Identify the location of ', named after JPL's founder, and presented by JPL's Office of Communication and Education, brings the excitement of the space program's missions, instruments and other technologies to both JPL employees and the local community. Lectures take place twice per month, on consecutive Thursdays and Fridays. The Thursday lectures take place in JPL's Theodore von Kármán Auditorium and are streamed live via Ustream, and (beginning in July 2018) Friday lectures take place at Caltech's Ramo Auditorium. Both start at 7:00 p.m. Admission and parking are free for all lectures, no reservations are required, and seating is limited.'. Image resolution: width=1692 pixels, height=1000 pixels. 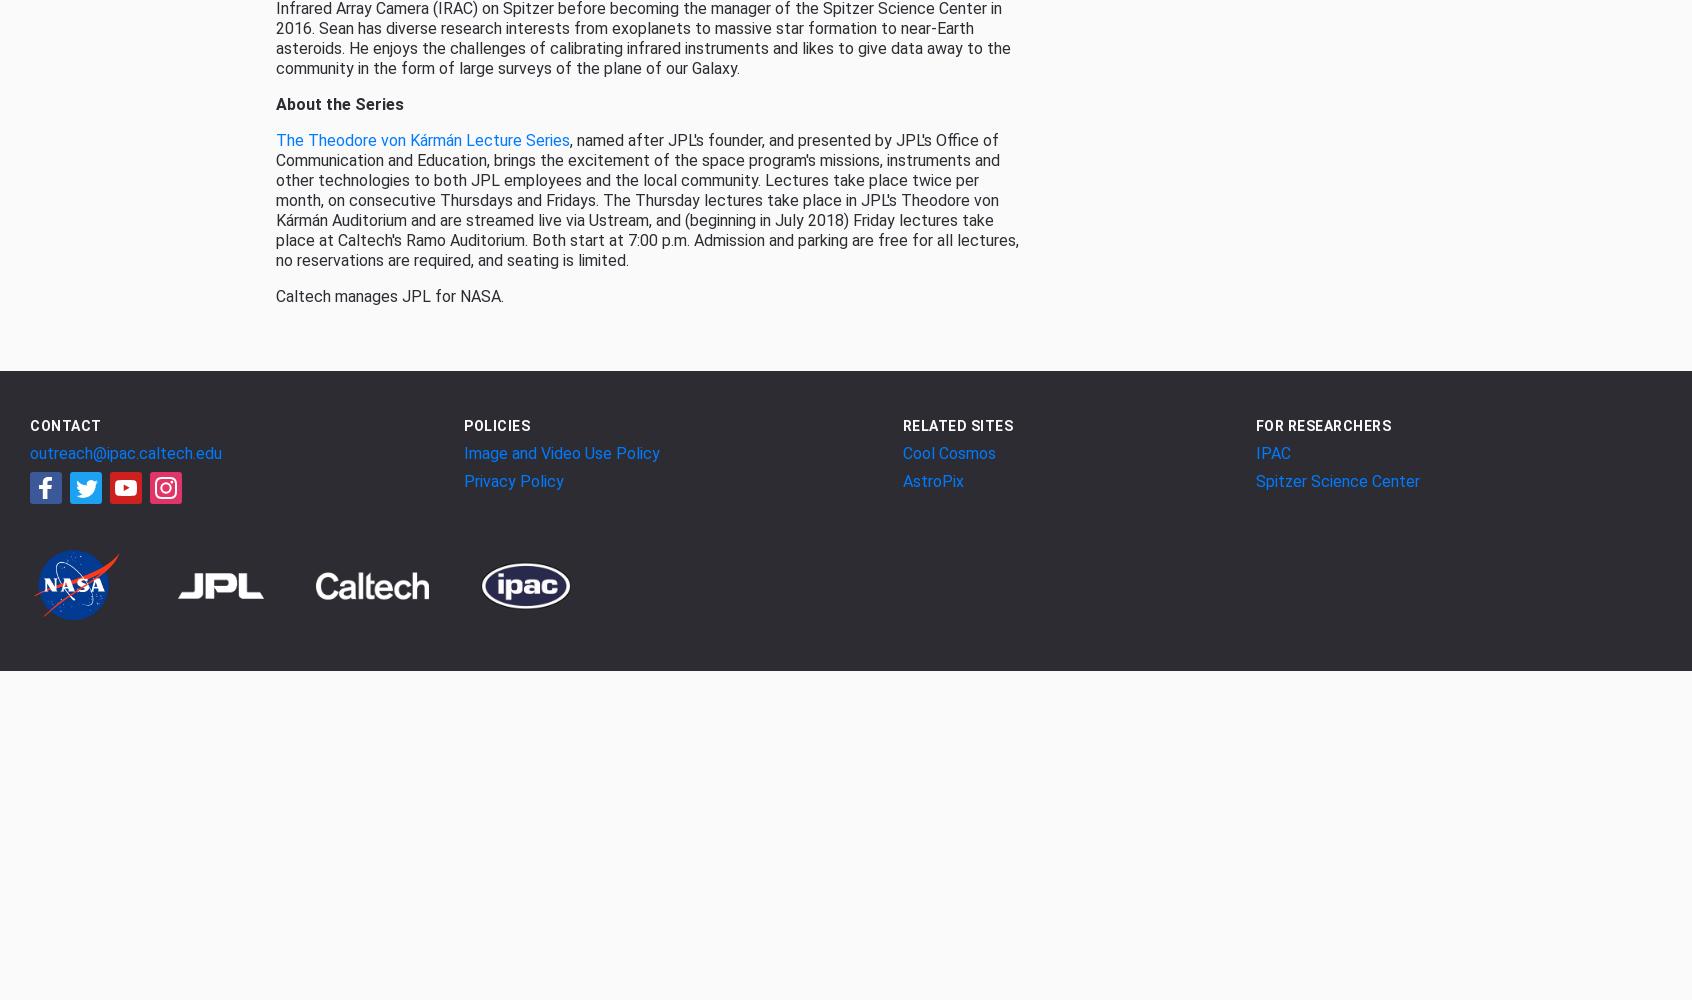
(647, 198).